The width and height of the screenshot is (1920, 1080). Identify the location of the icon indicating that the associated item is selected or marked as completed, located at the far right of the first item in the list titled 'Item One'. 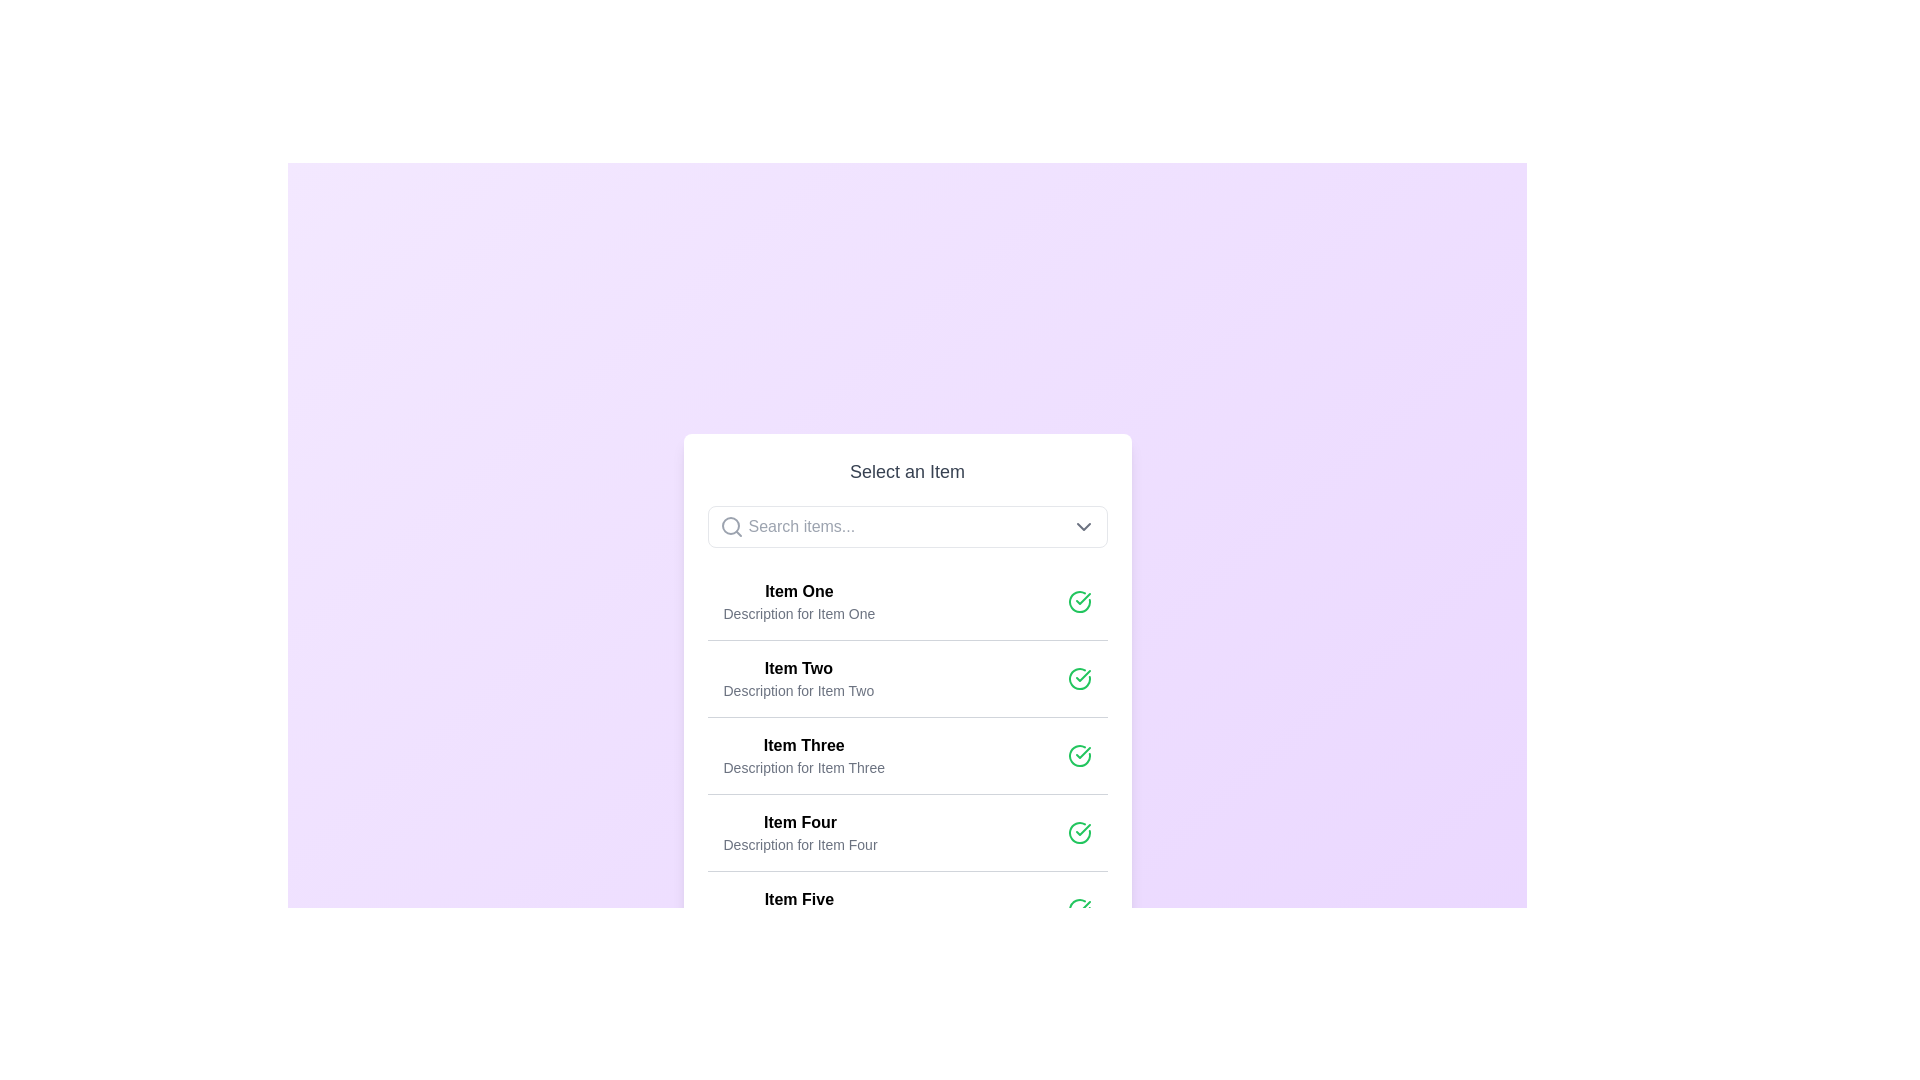
(1078, 600).